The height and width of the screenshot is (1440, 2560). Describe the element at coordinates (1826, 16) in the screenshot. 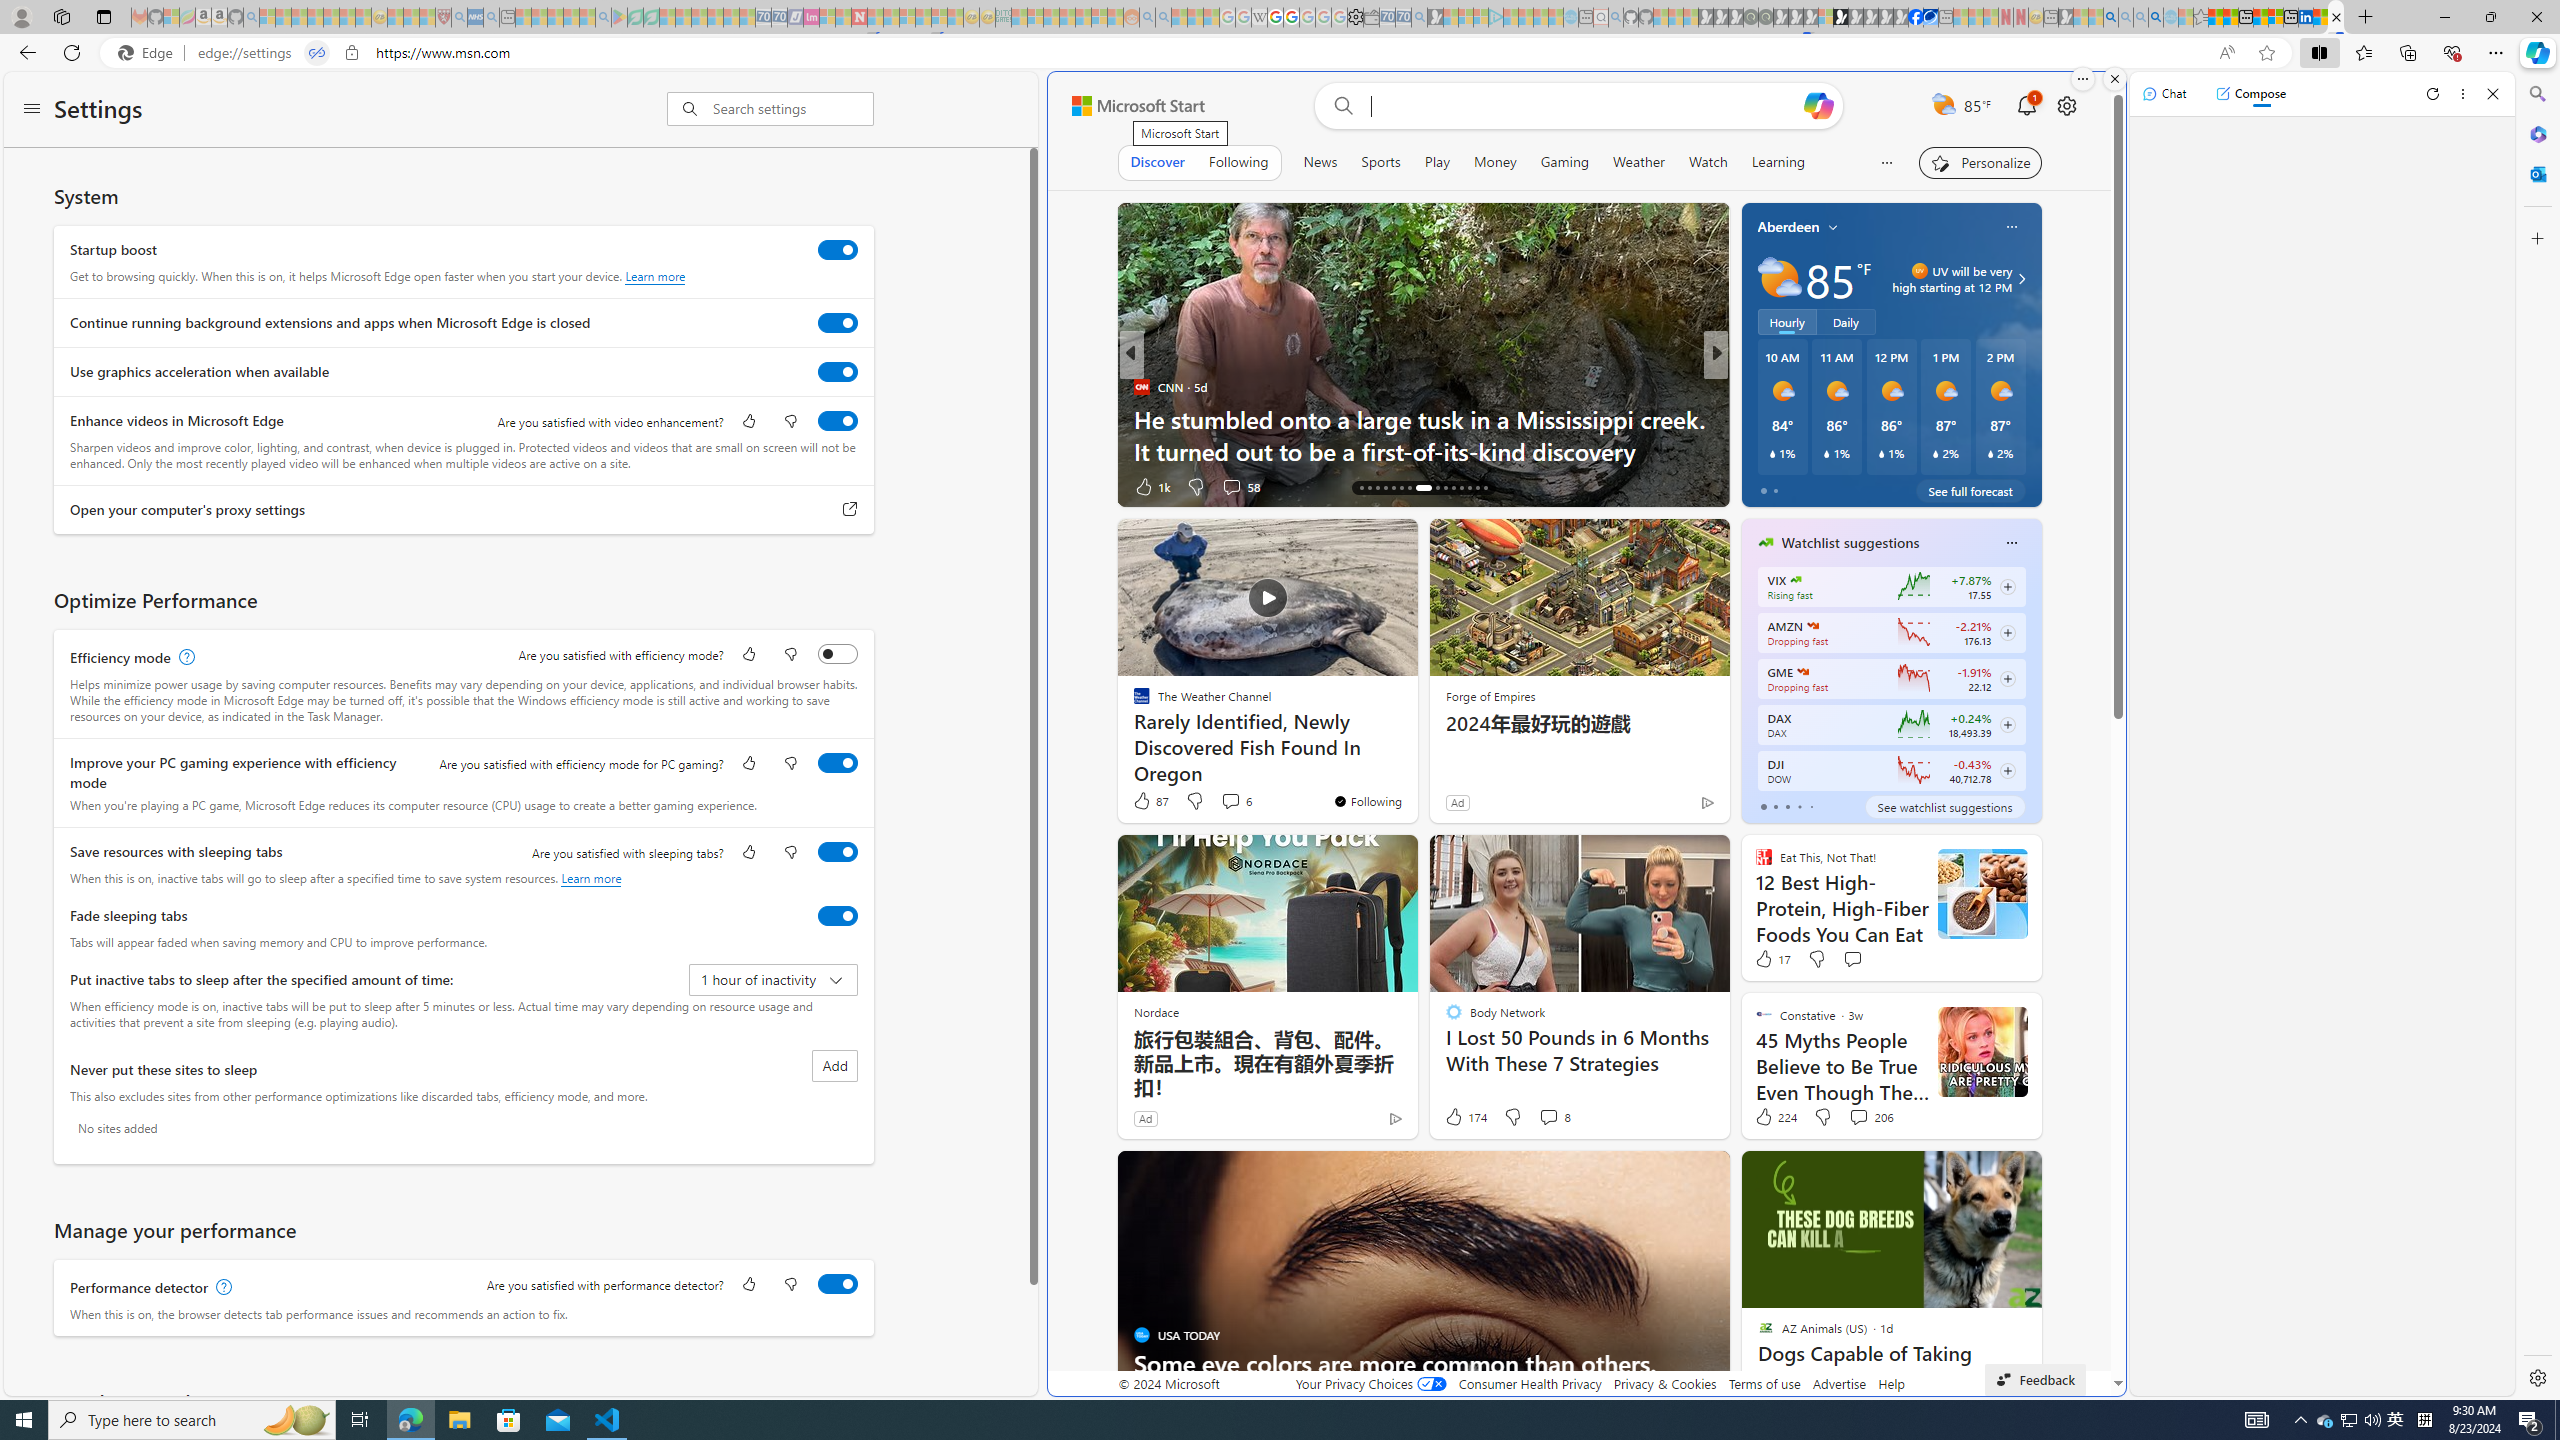

I see `'Sign in to your account - Sleeping'` at that location.